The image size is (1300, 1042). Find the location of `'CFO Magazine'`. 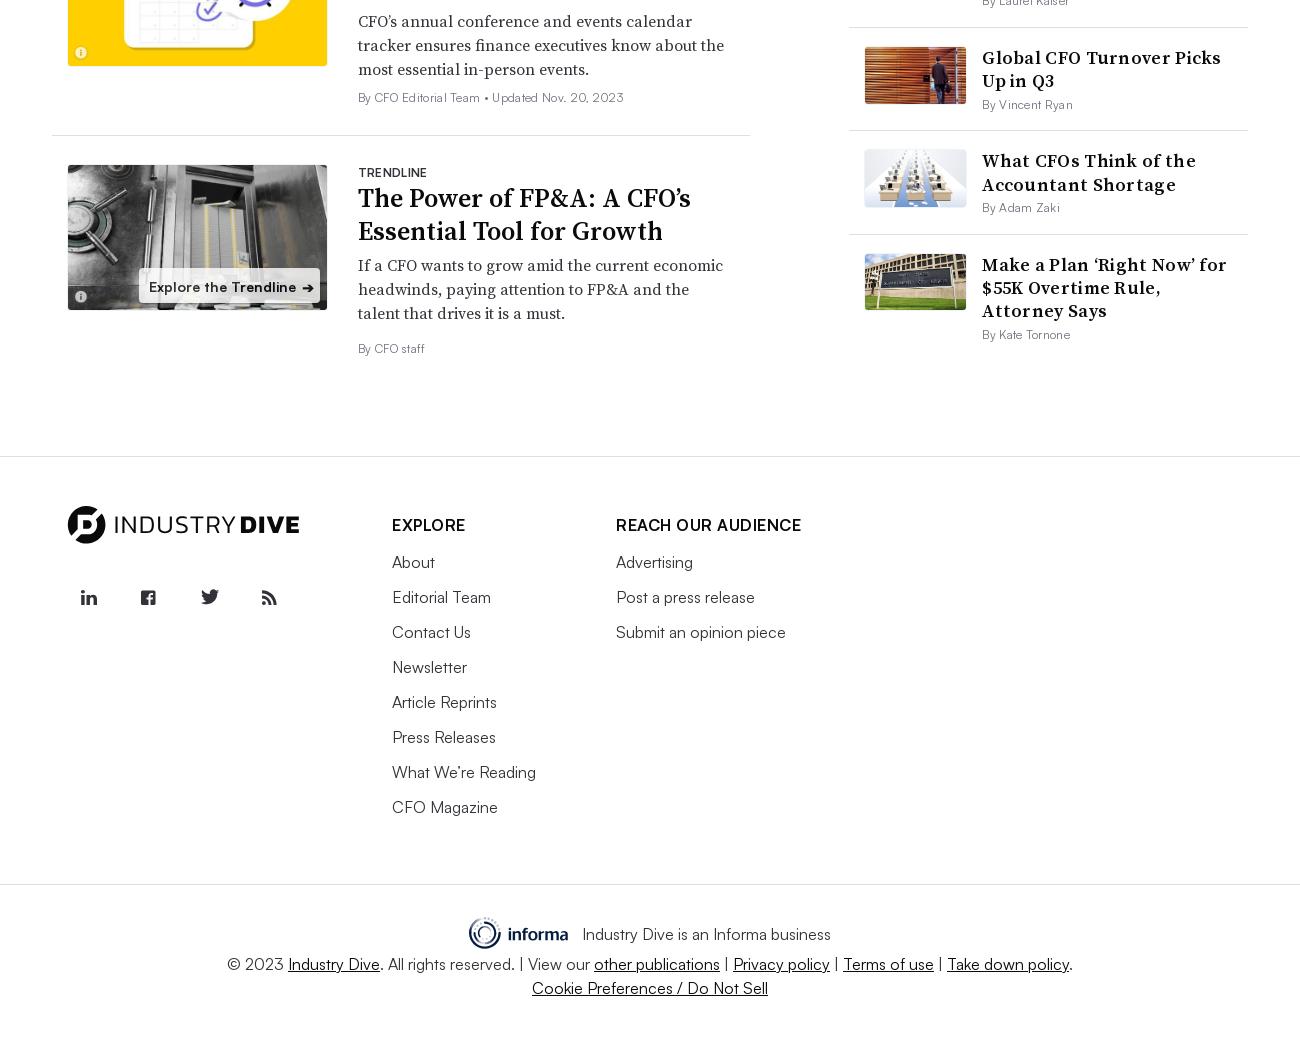

'CFO Magazine' is located at coordinates (443, 807).